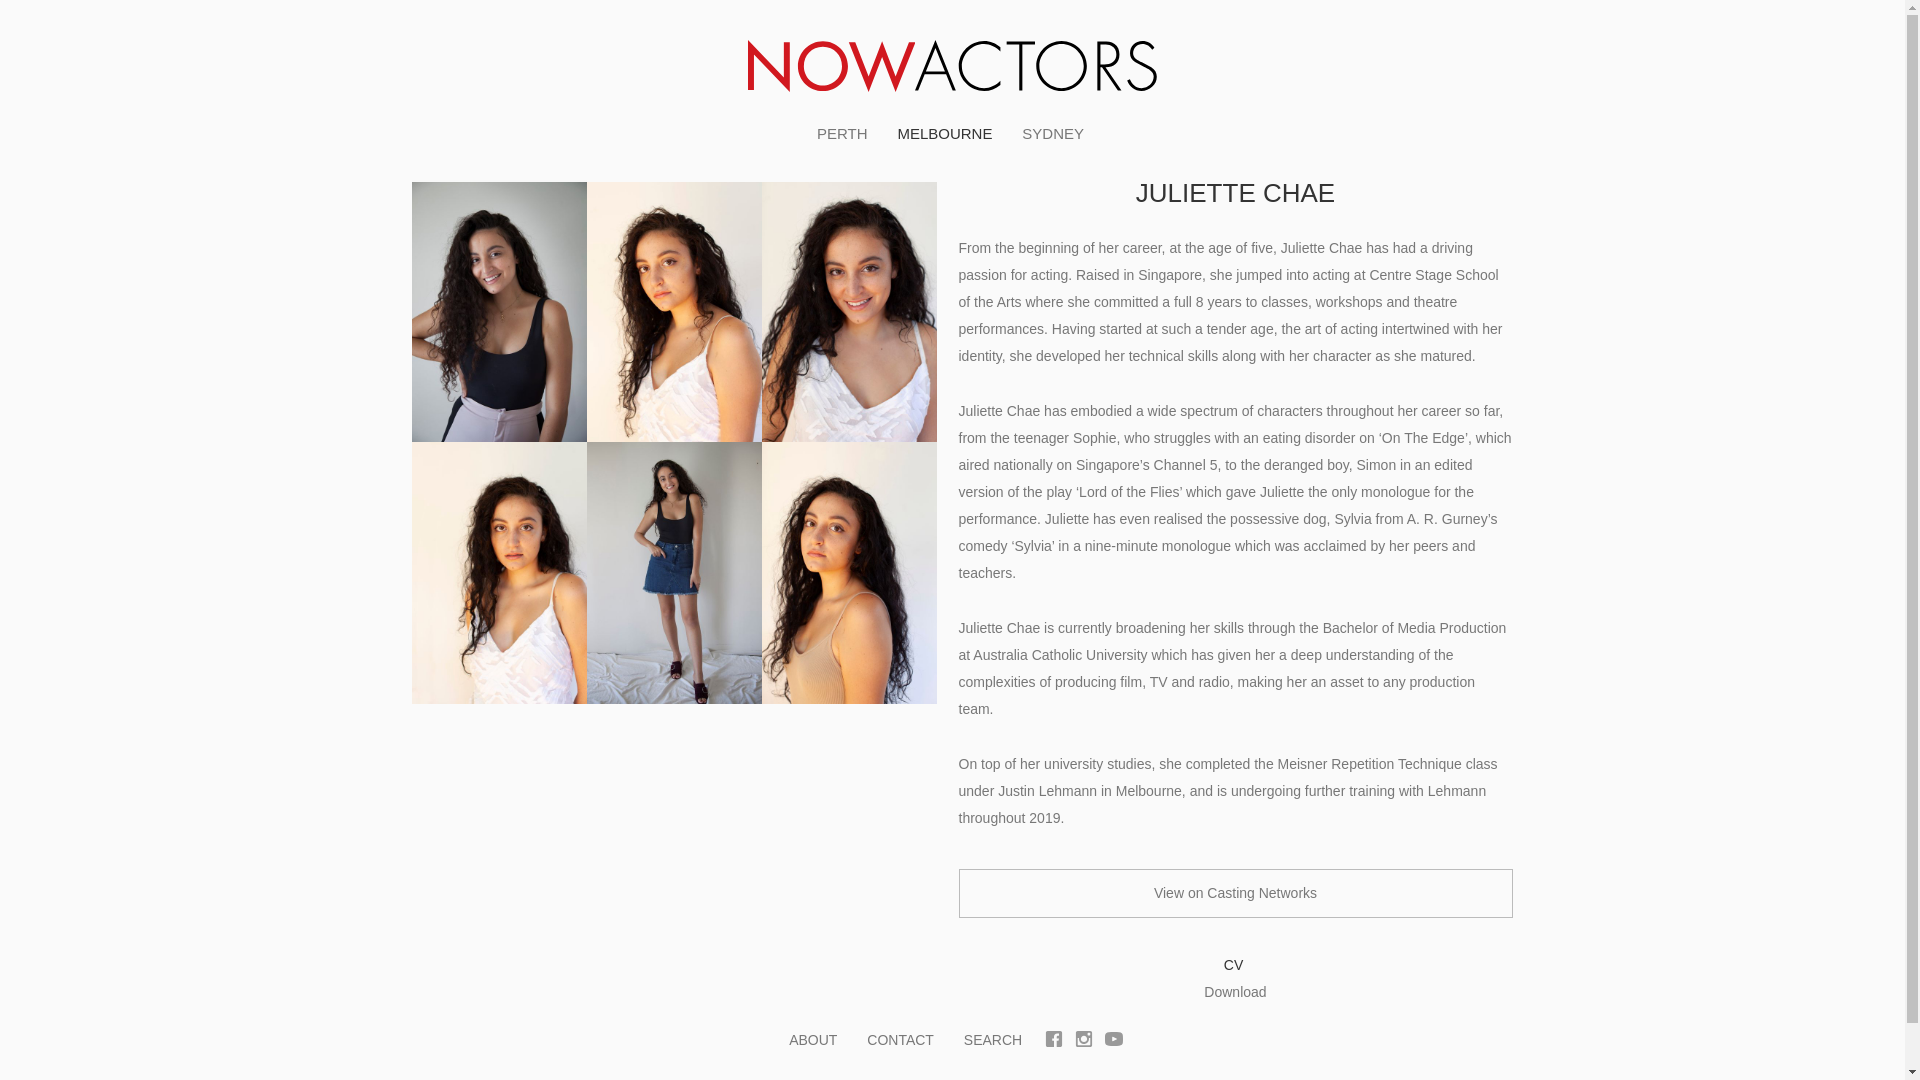 Image resolution: width=1920 pixels, height=1080 pixels. Describe the element at coordinates (993, 1039) in the screenshot. I see `'SEARCH'` at that location.